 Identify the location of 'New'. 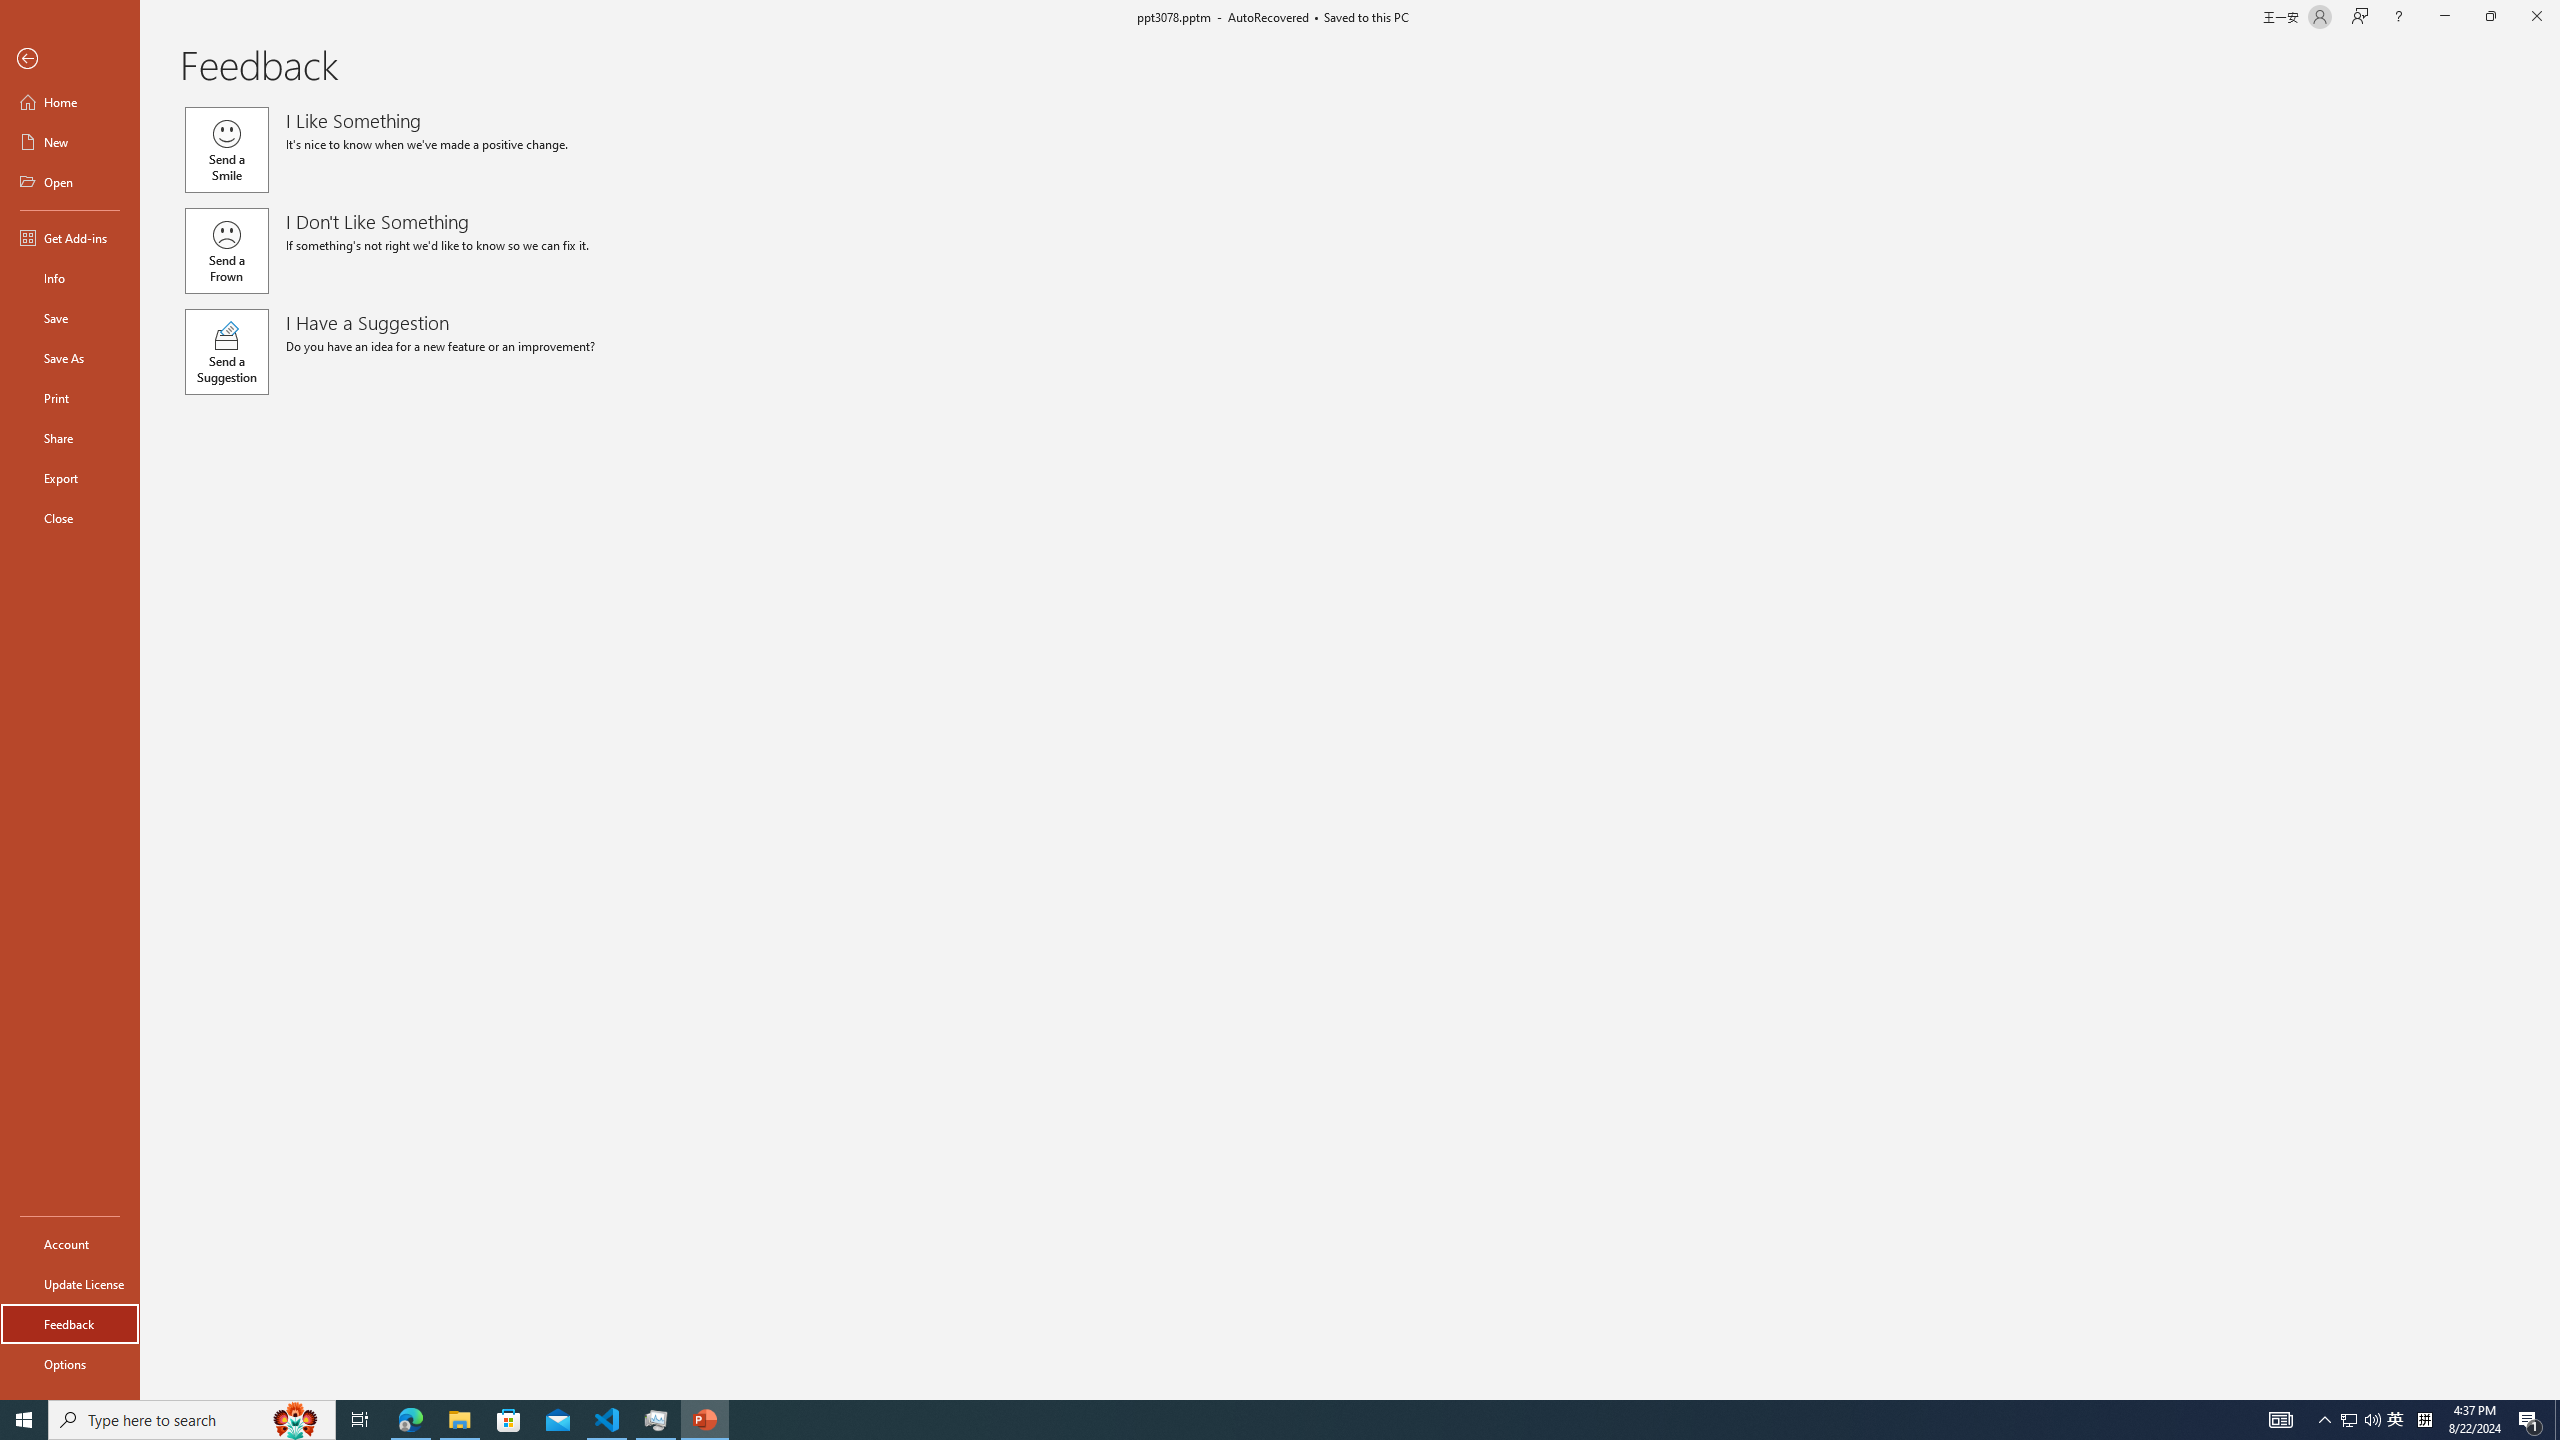
(69, 141).